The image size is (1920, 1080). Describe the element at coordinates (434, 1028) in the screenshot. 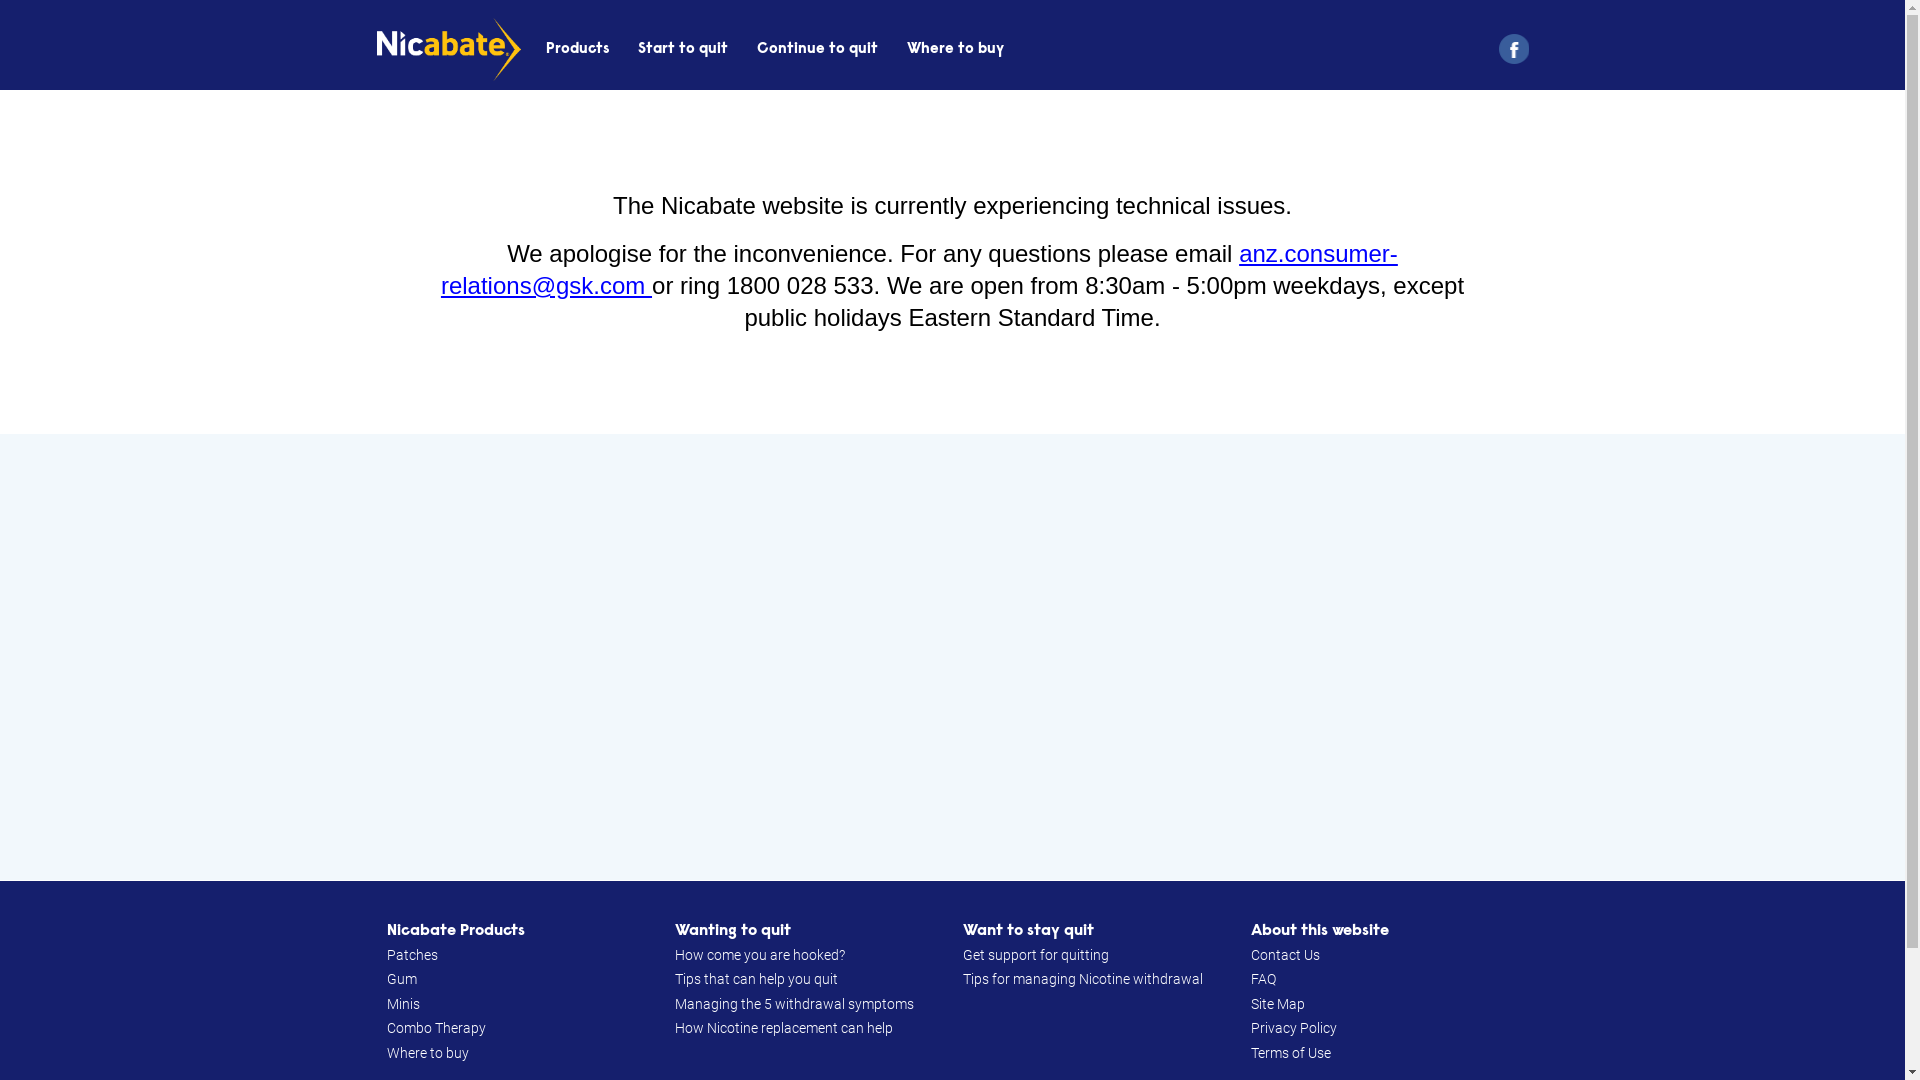

I see `'Combo Therapy'` at that location.